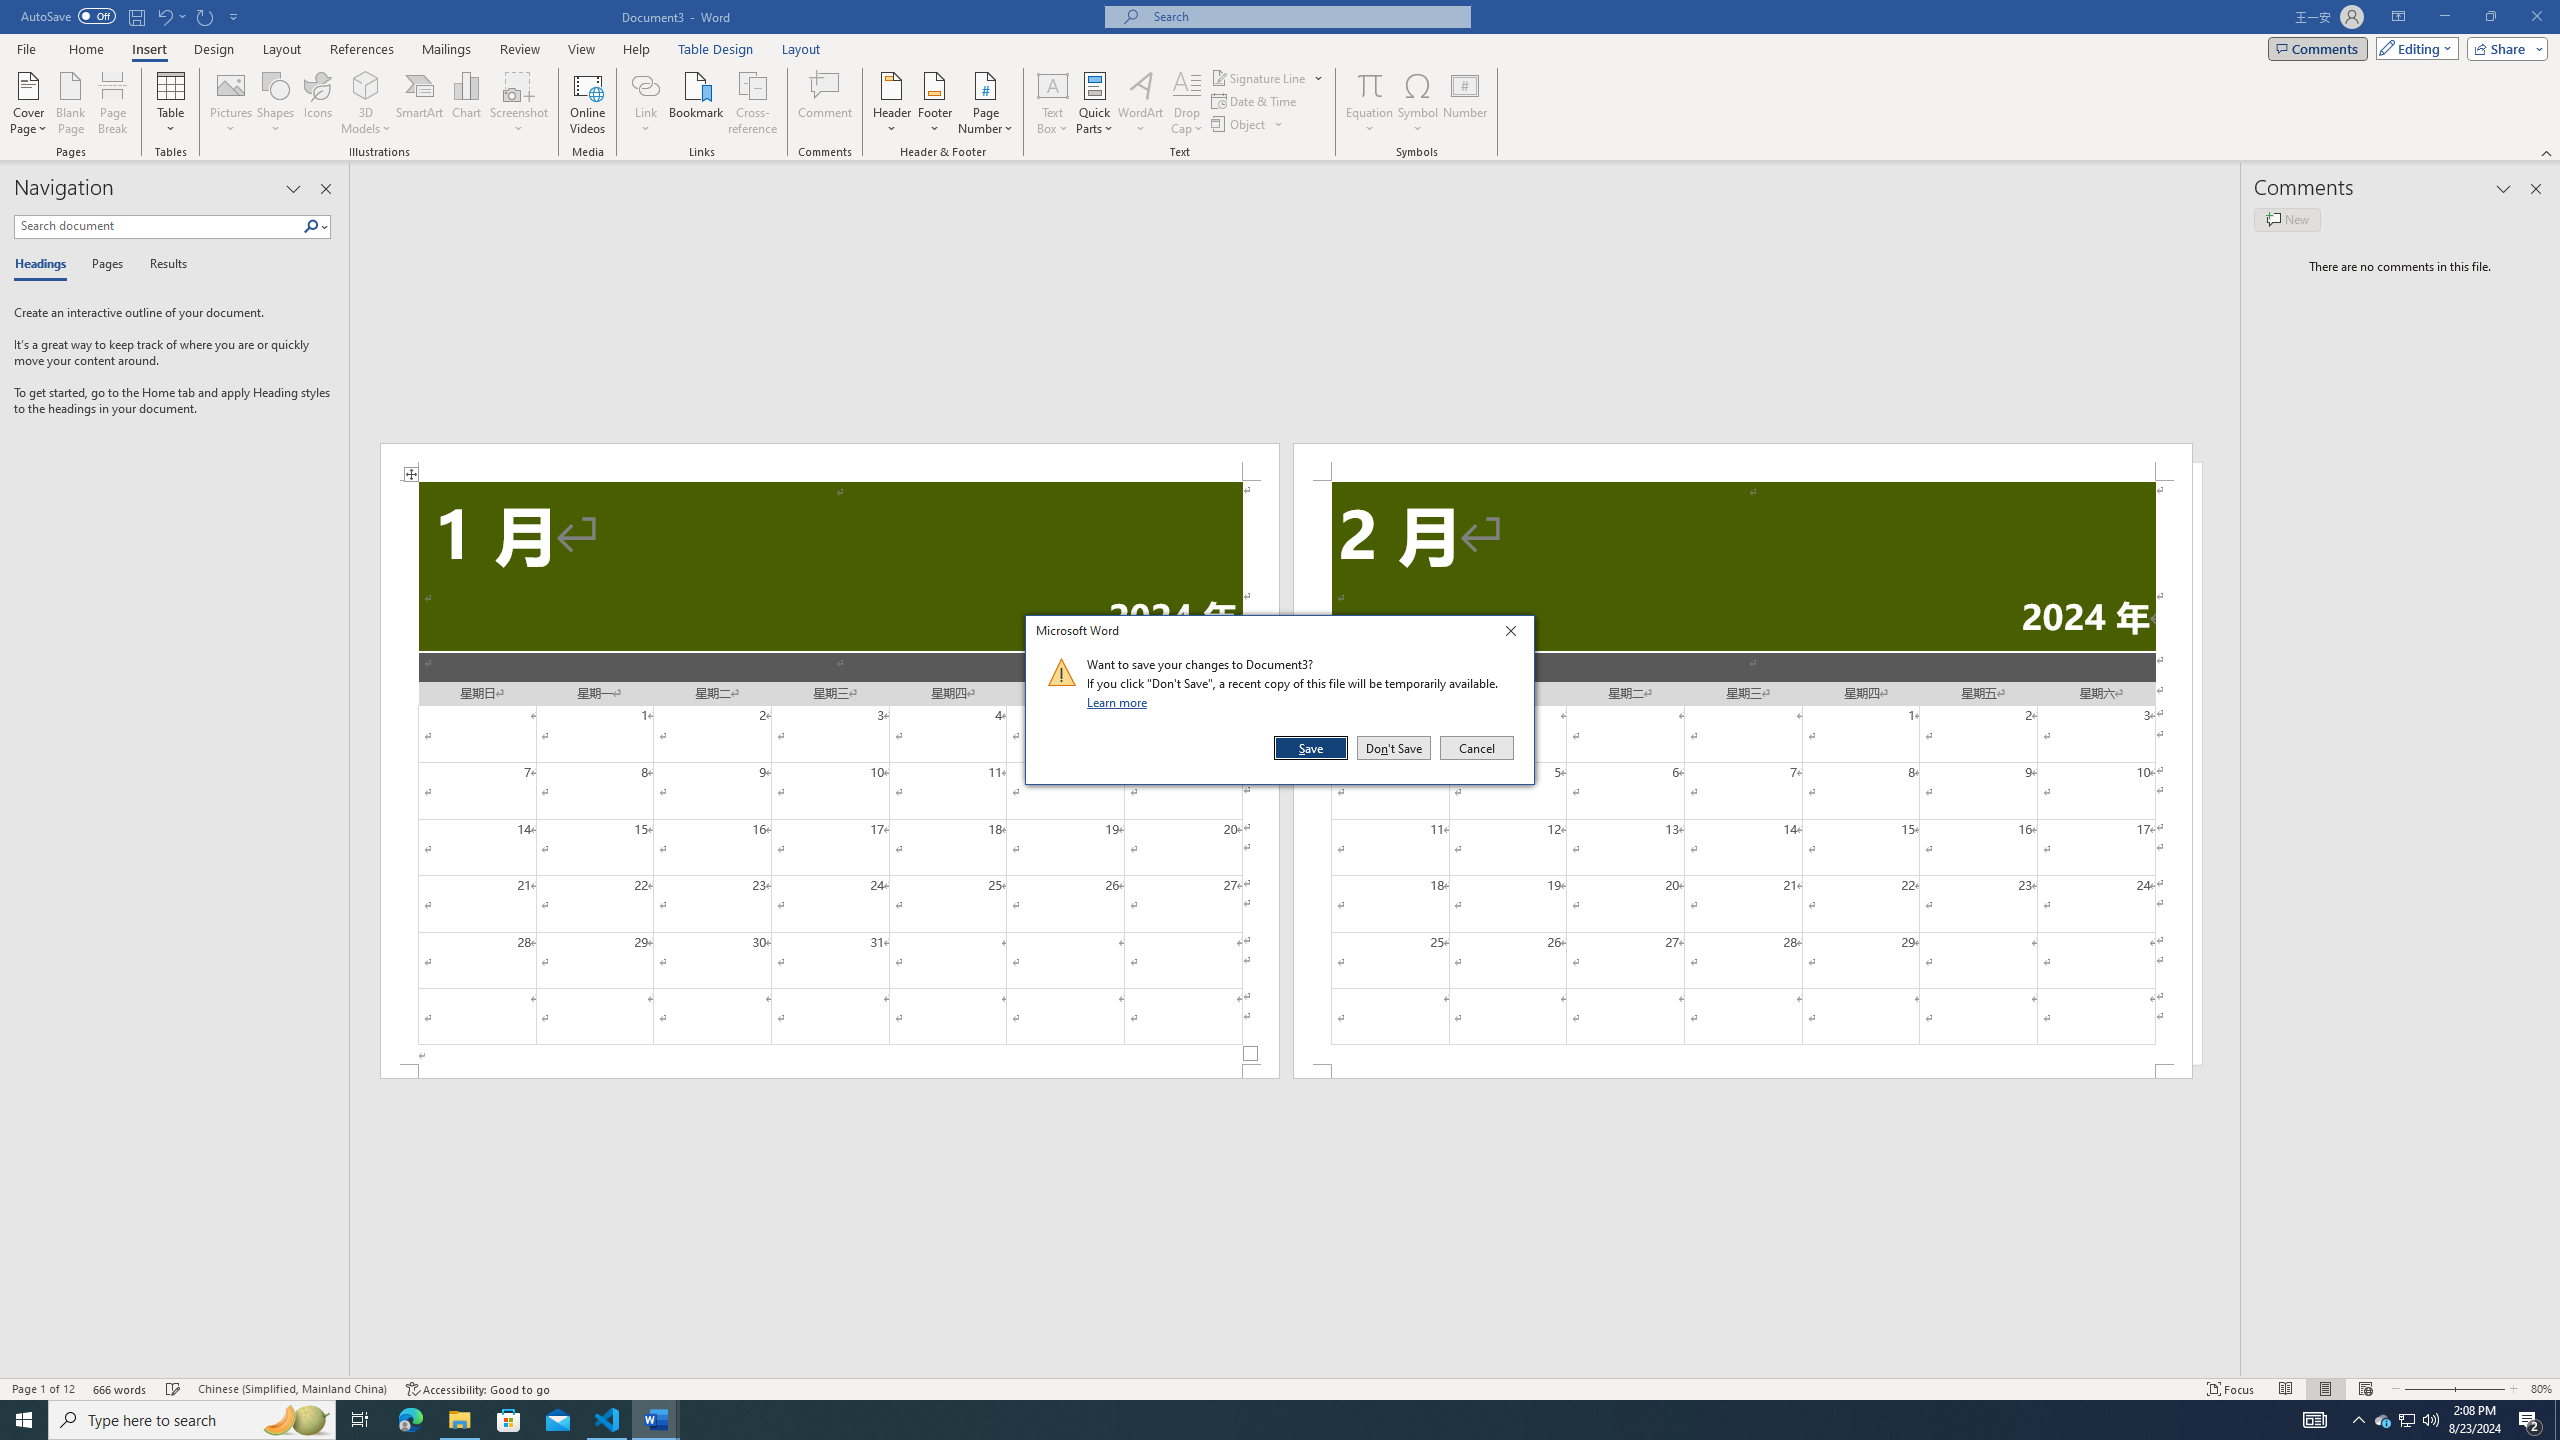 The image size is (2560, 1440). I want to click on 'Table', so click(171, 103).